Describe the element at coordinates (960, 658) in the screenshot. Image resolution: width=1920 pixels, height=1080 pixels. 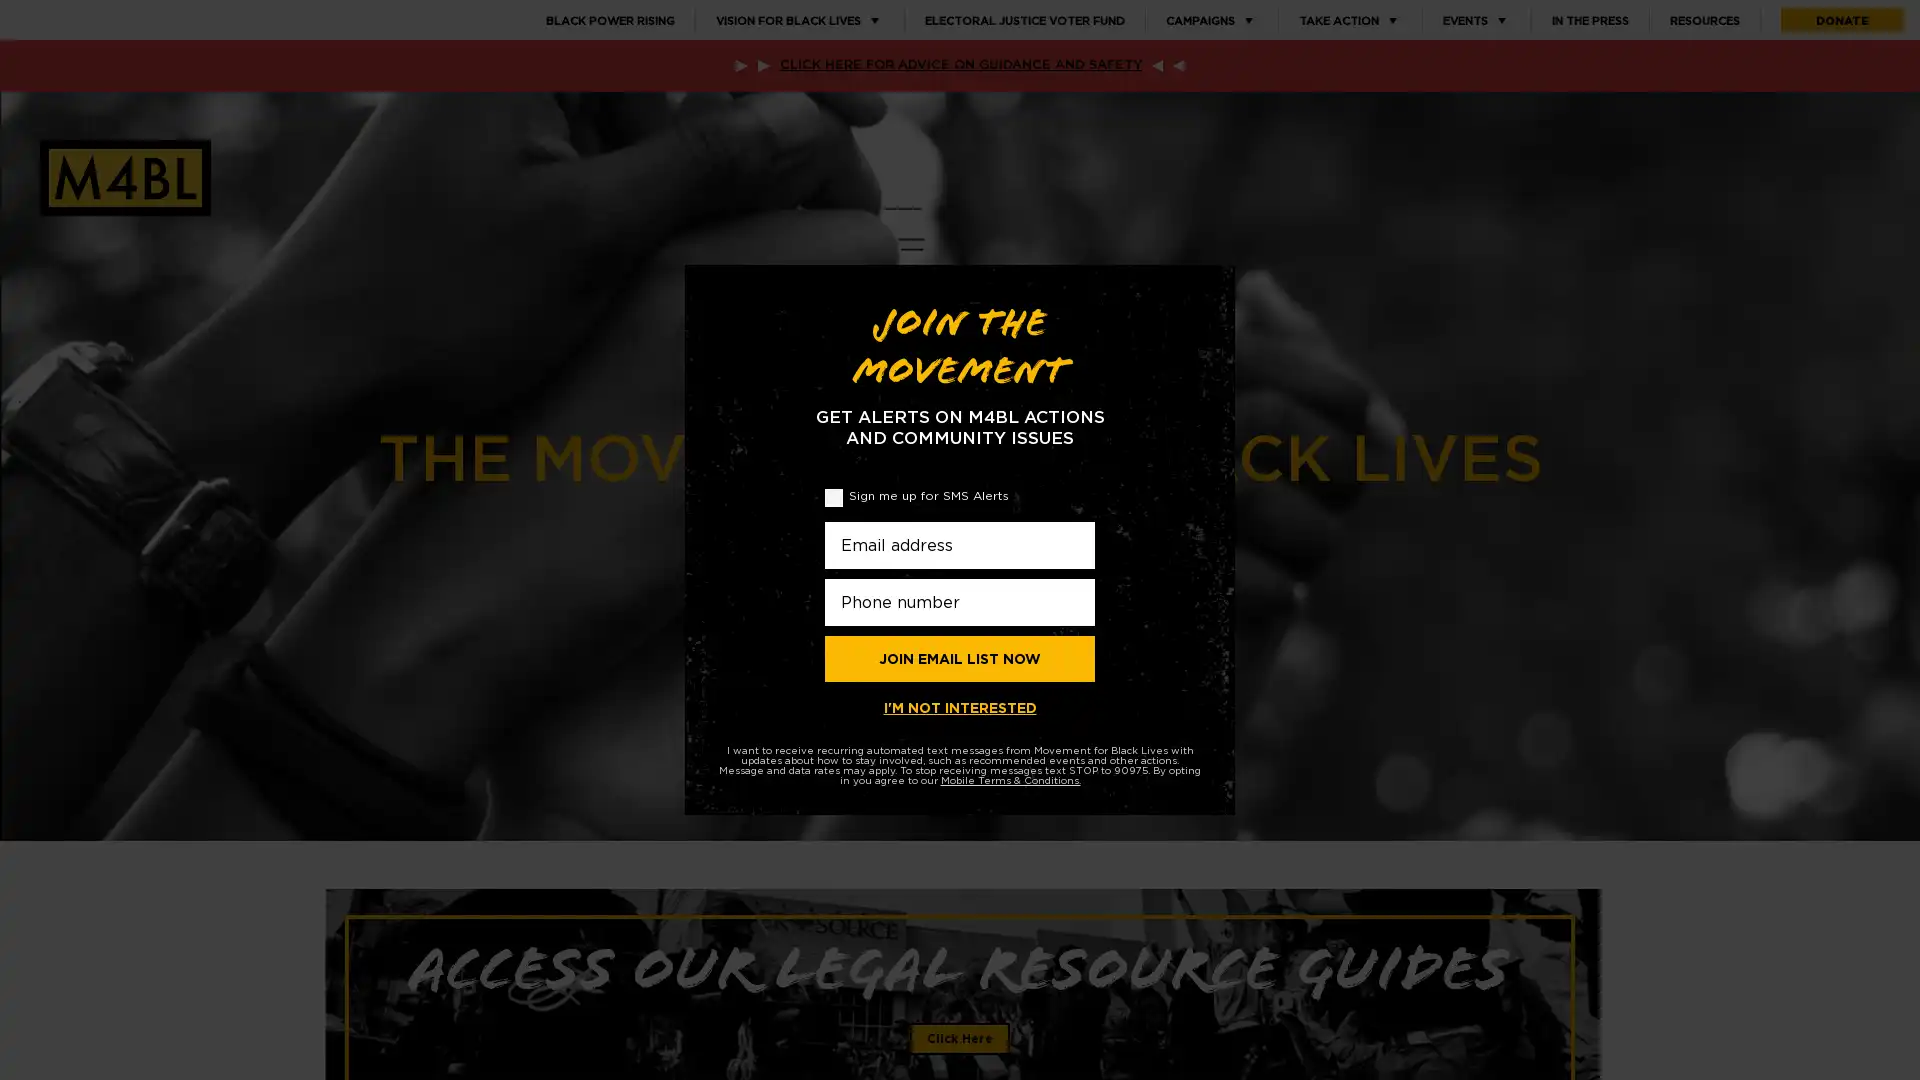
I see `JOIN EMAIL LIST NOW` at that location.